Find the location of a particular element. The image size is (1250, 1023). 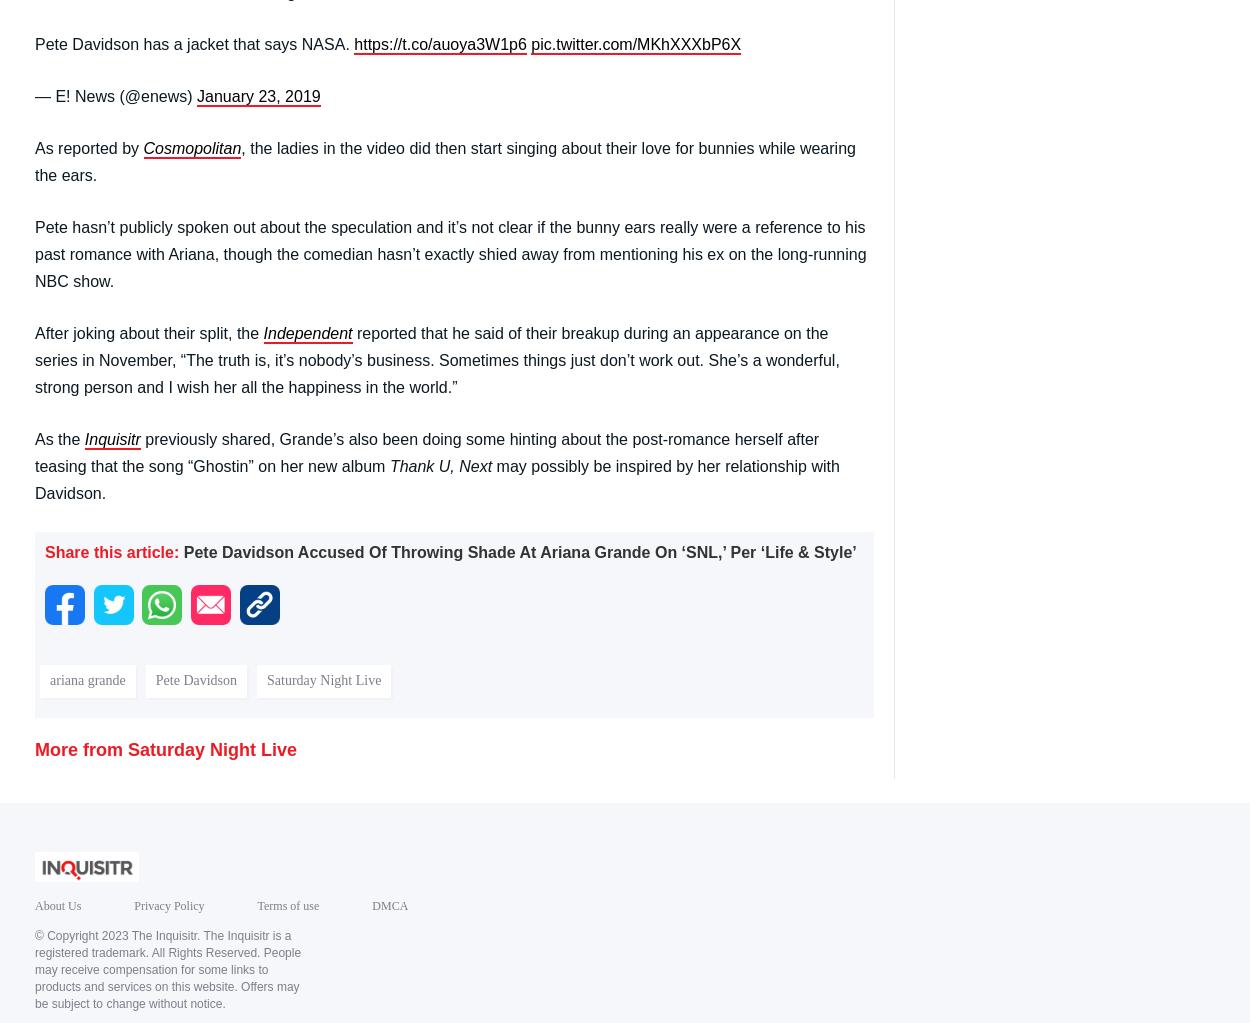

'Pete Davidson Accused Of Throwing Shade At Ariana Grande On ‘SNL,’ Per ‘Life & Style’' is located at coordinates (519, 551).